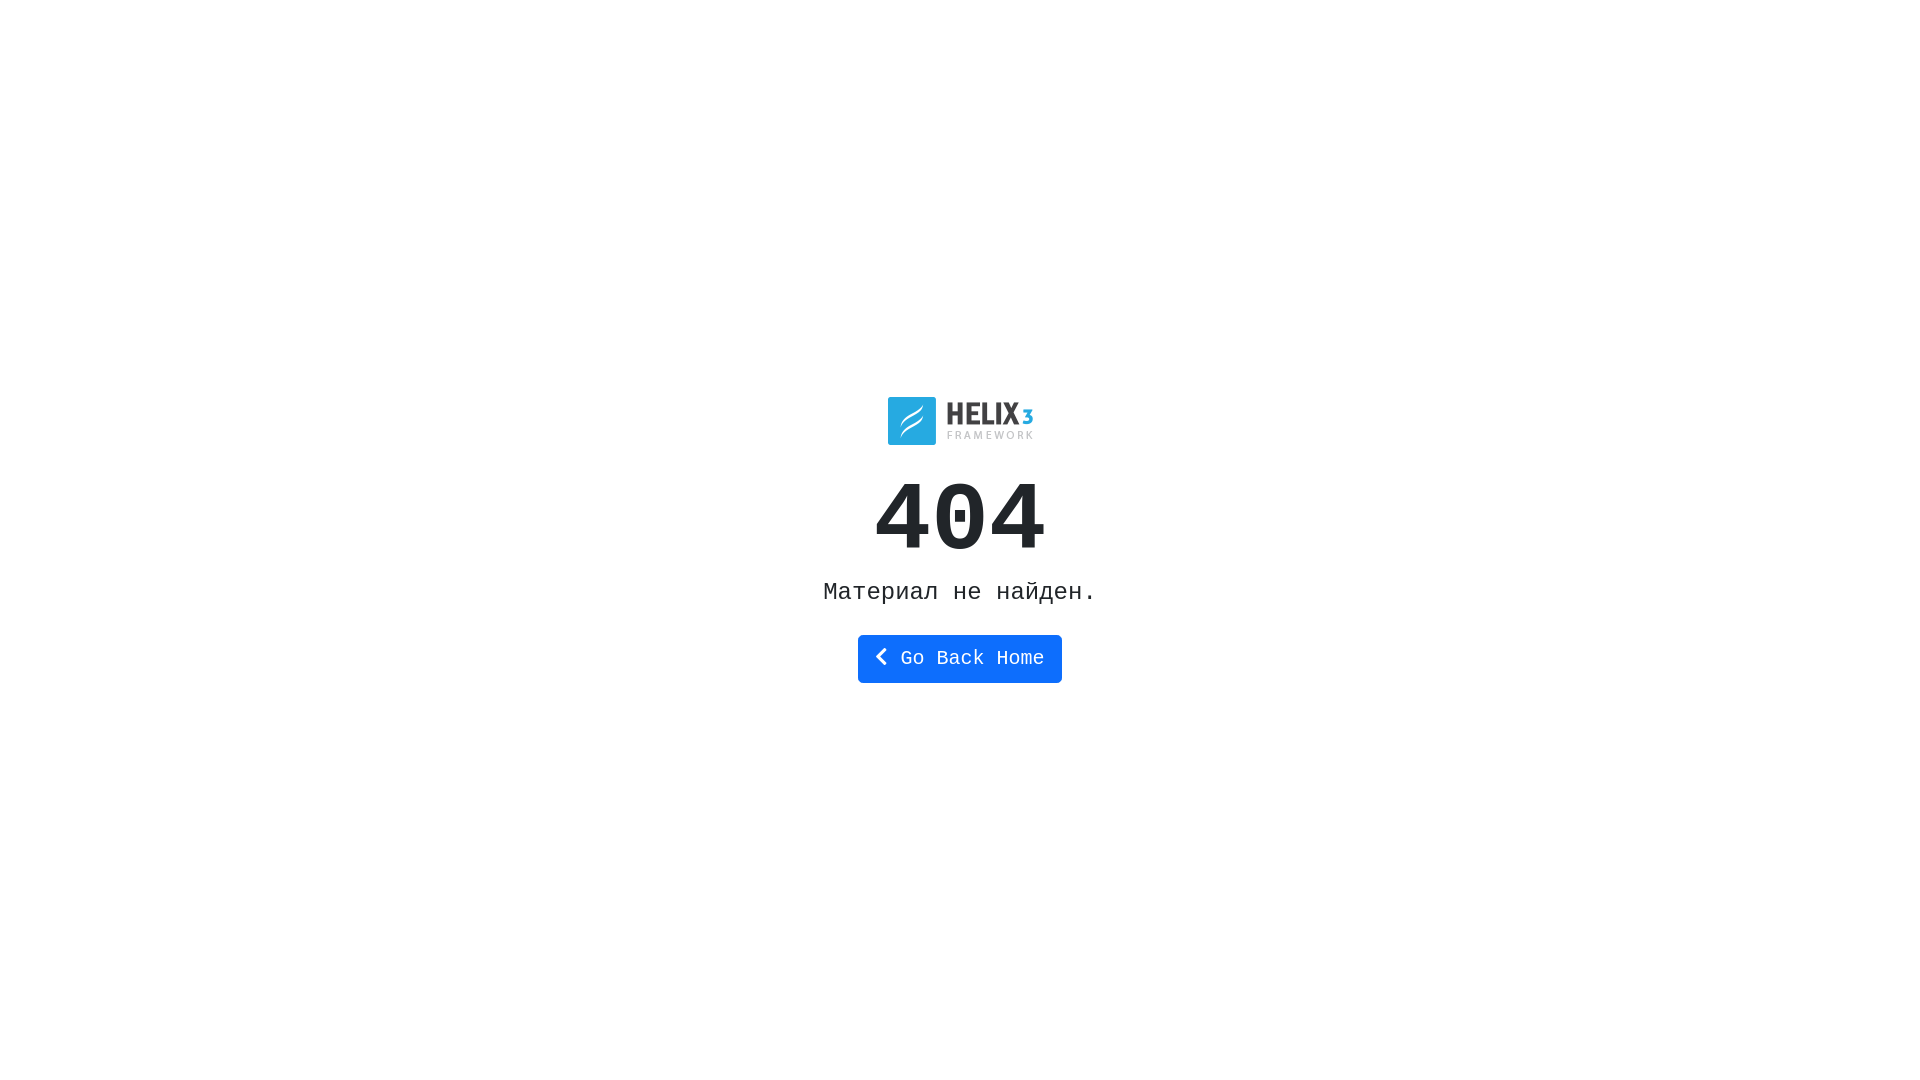 The image size is (1920, 1080). Describe the element at coordinates (958, 659) in the screenshot. I see `'Go Back Home'` at that location.